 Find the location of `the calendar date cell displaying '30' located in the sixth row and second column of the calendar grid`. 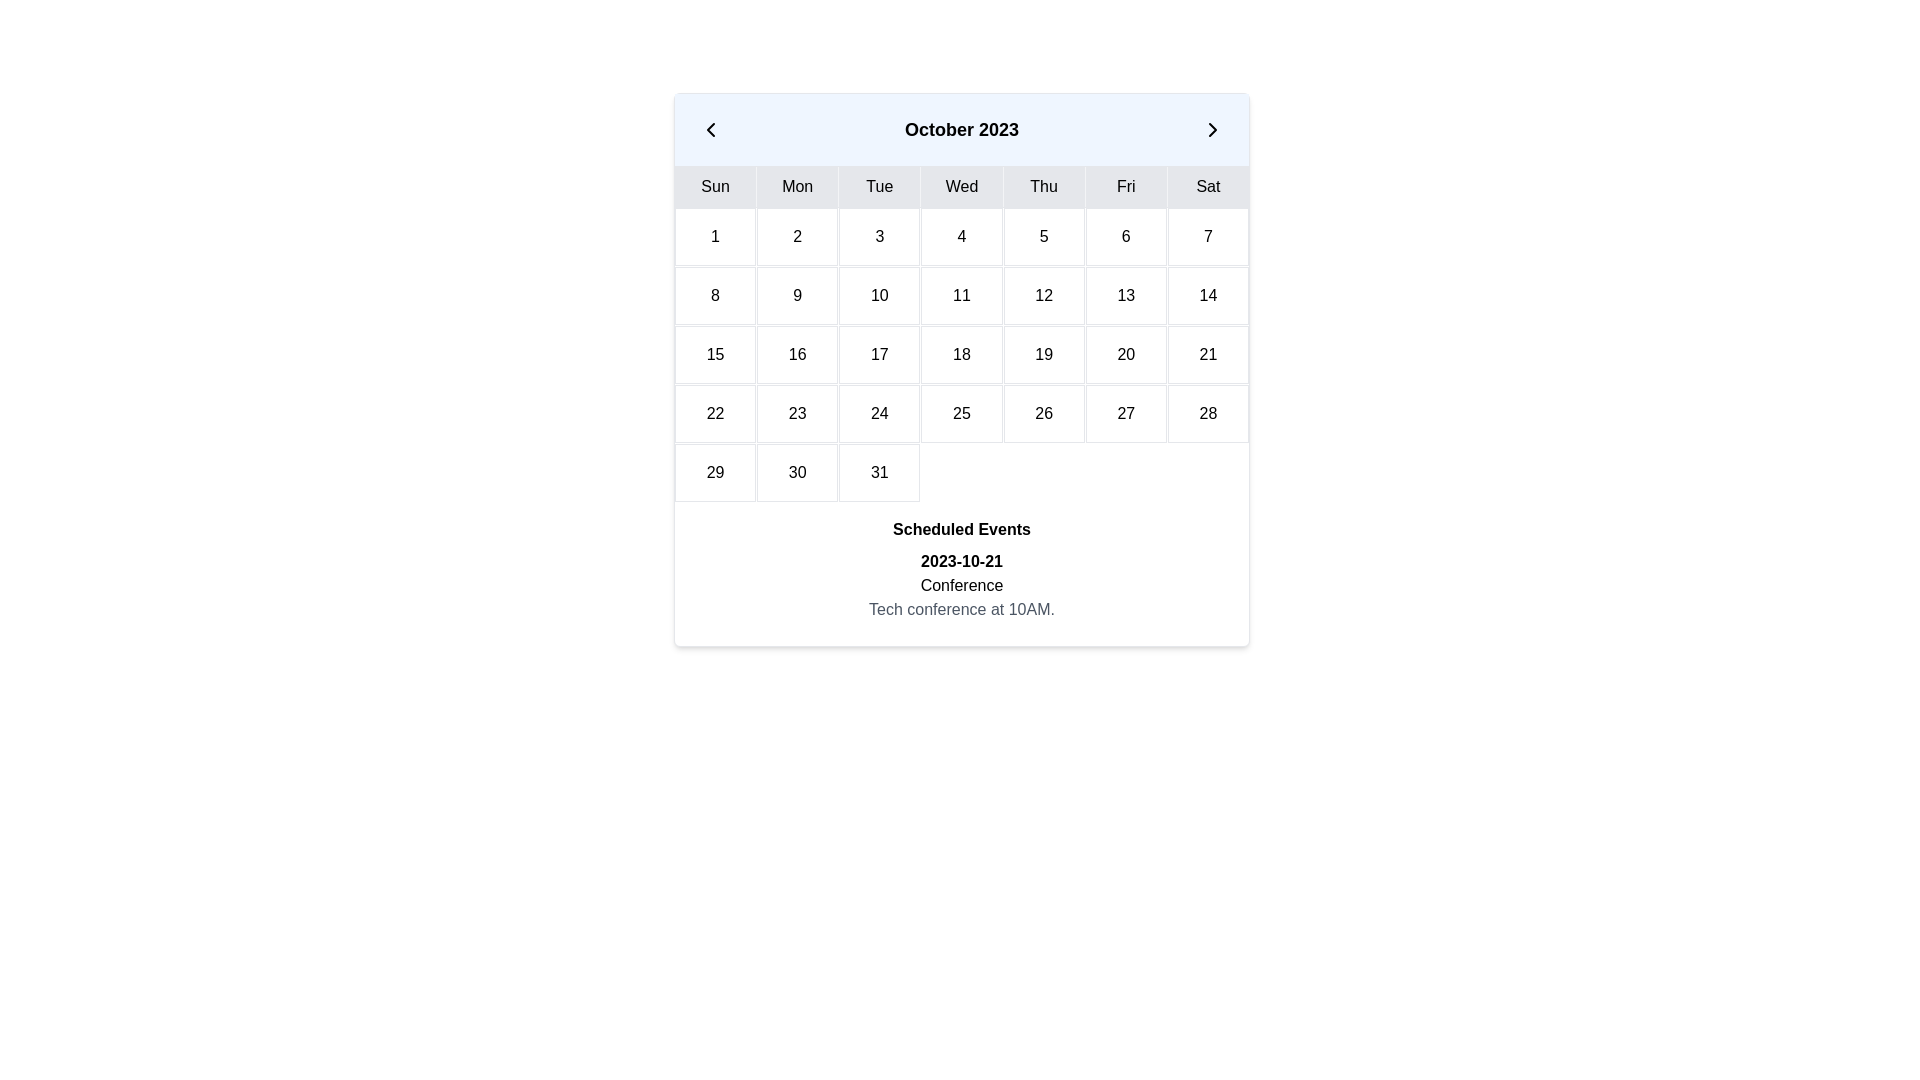

the calendar date cell displaying '30' located in the sixth row and second column of the calendar grid is located at coordinates (796, 473).